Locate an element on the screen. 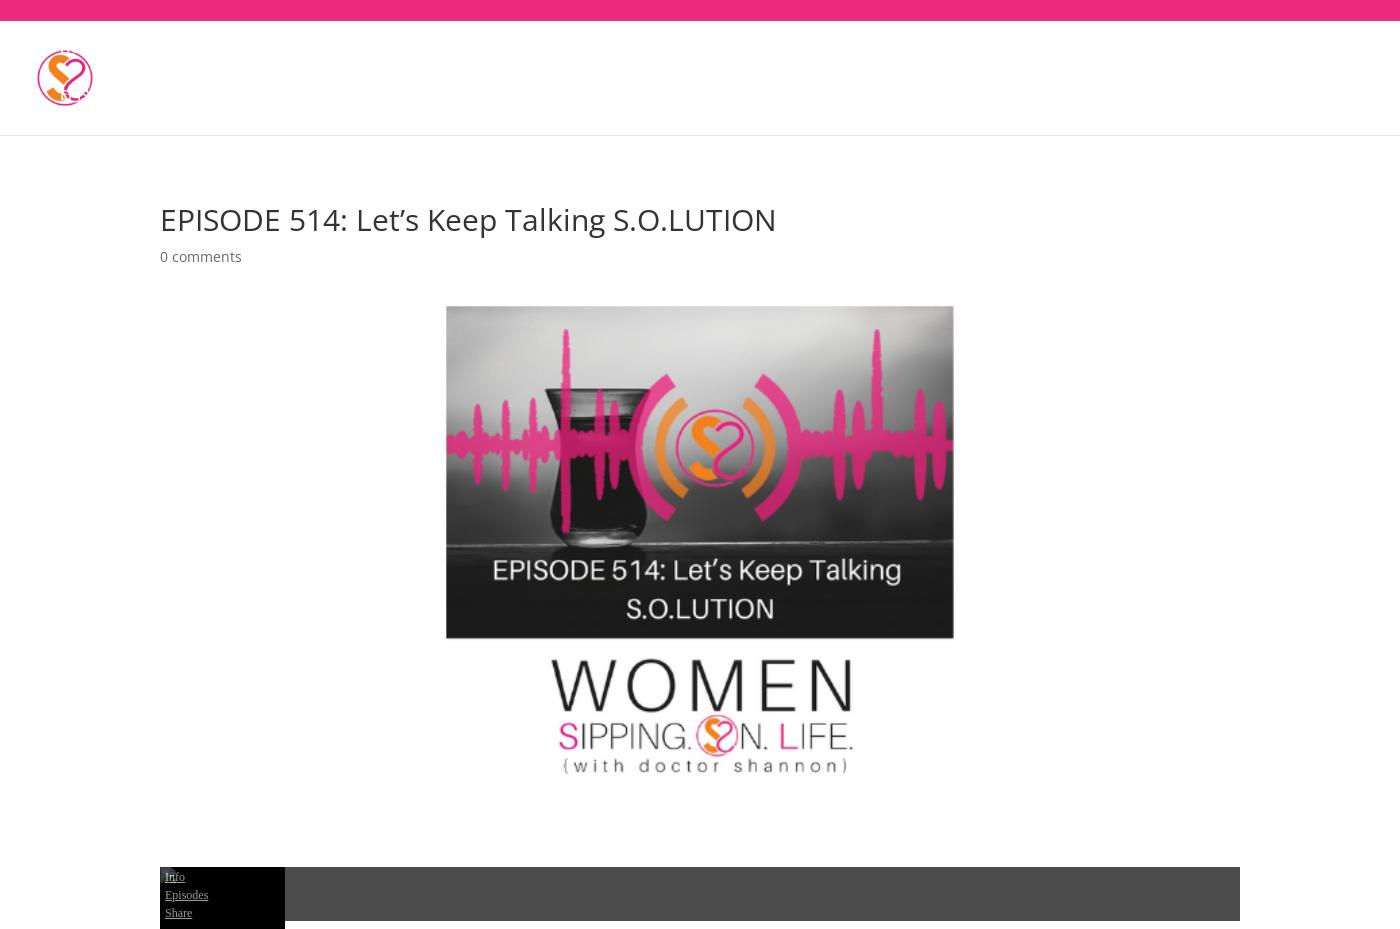  '5-Part Series On Caring For And Protecting Your Heart' is located at coordinates (441, 59).